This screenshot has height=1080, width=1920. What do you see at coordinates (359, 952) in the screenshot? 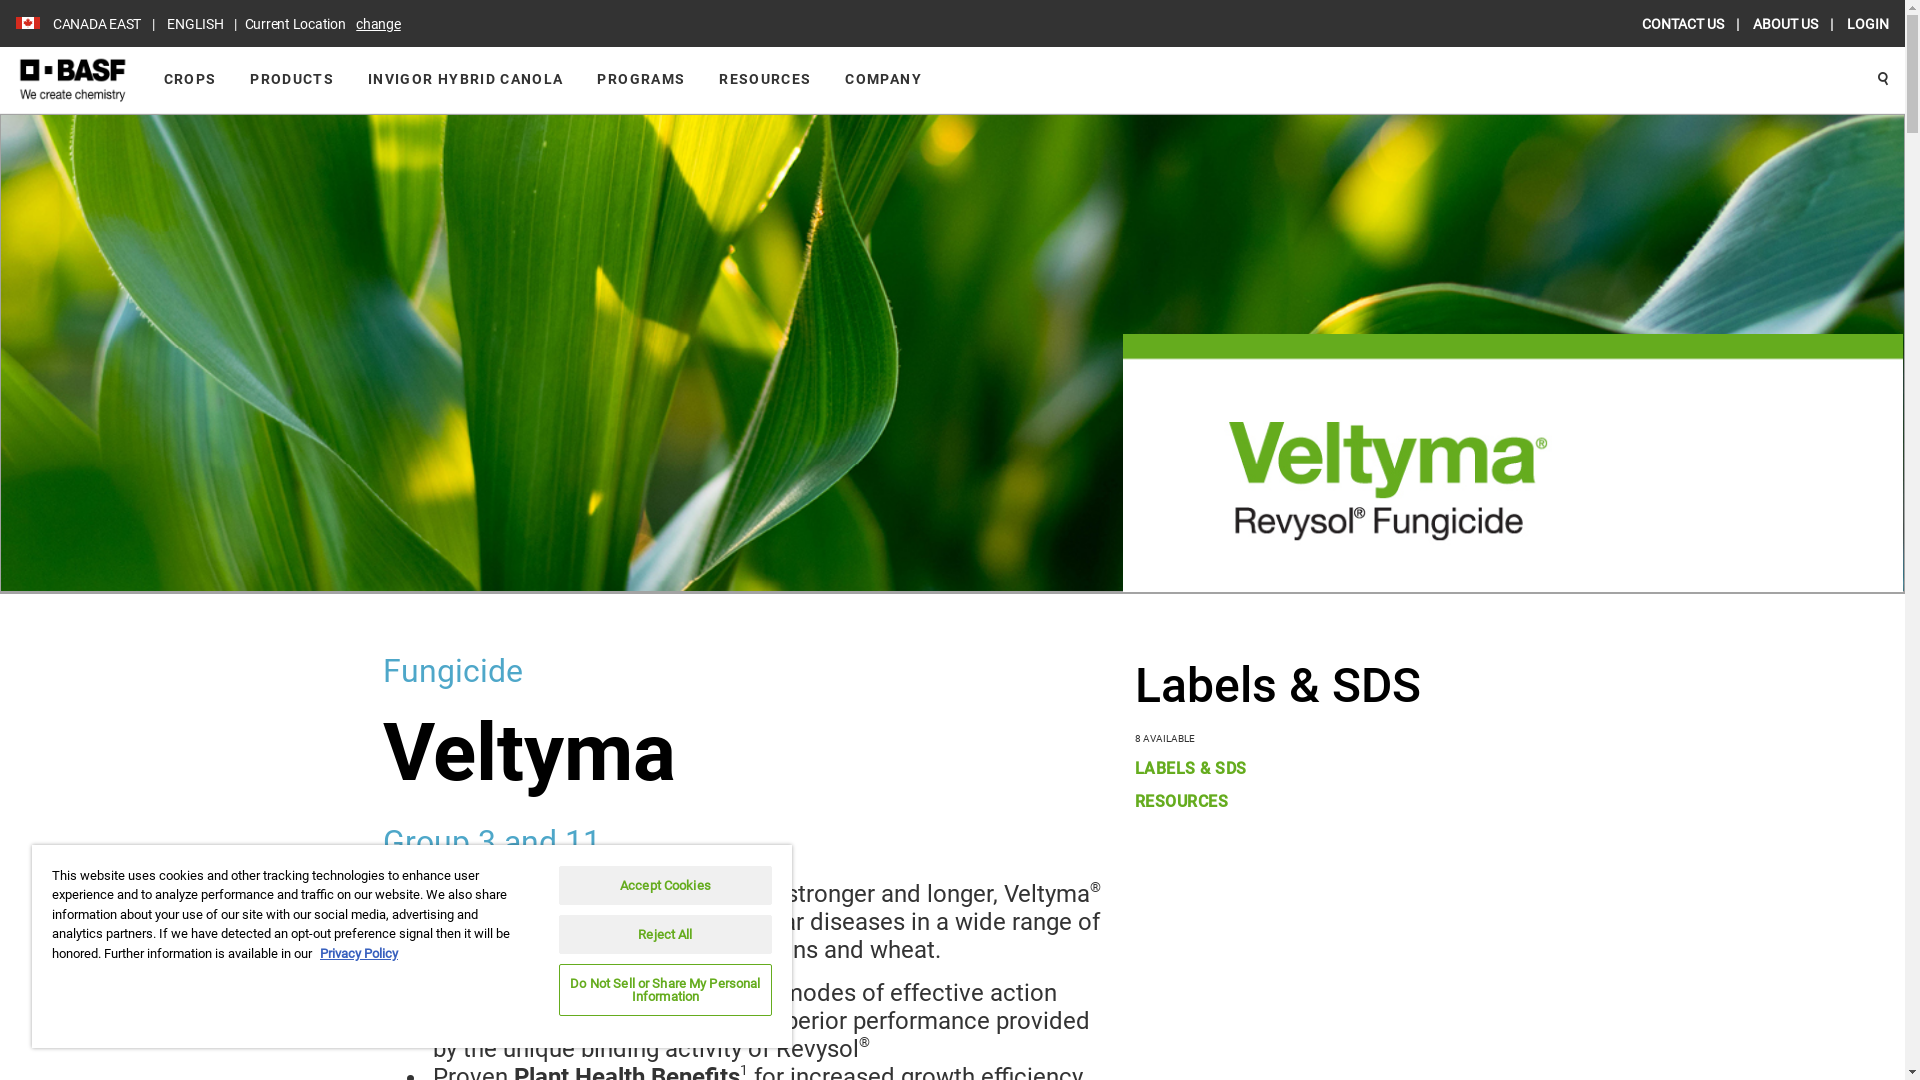
I see `'Privacy Policy'` at bounding box center [359, 952].